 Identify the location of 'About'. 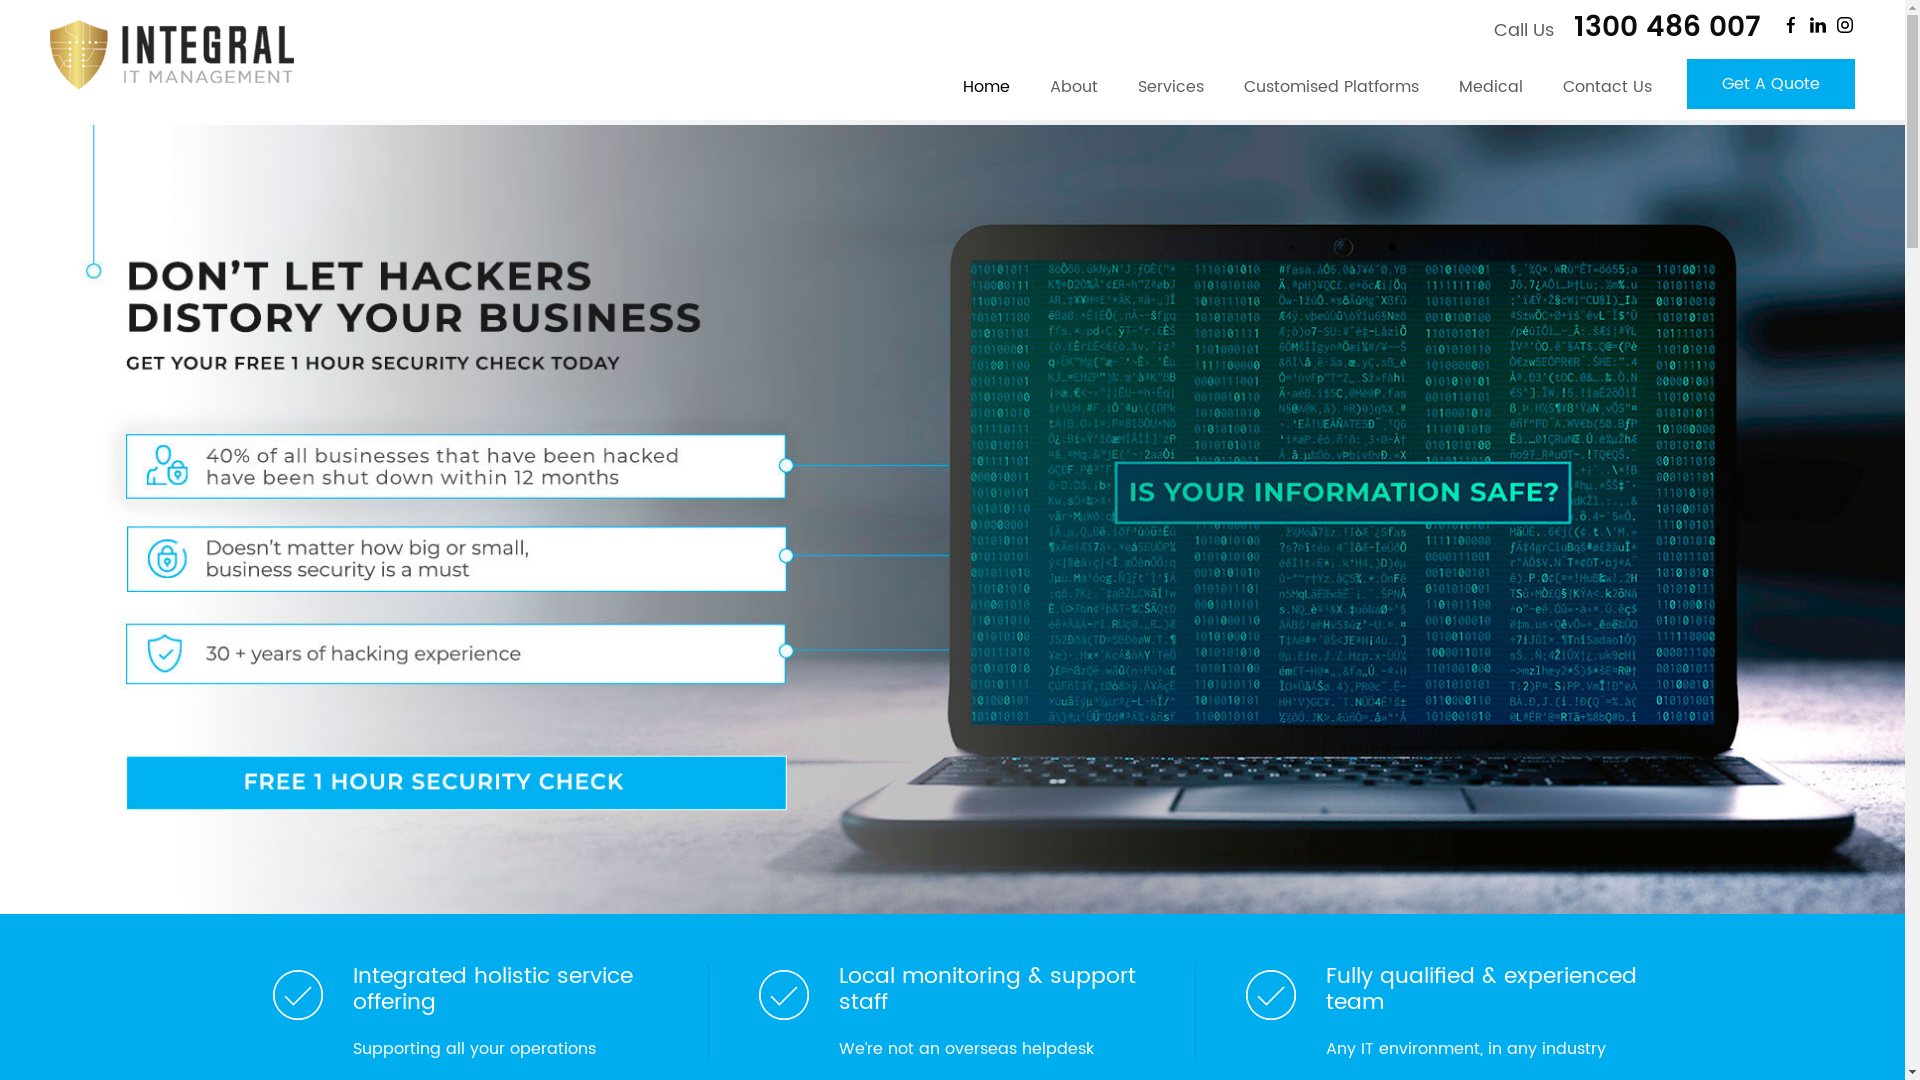
(1073, 92).